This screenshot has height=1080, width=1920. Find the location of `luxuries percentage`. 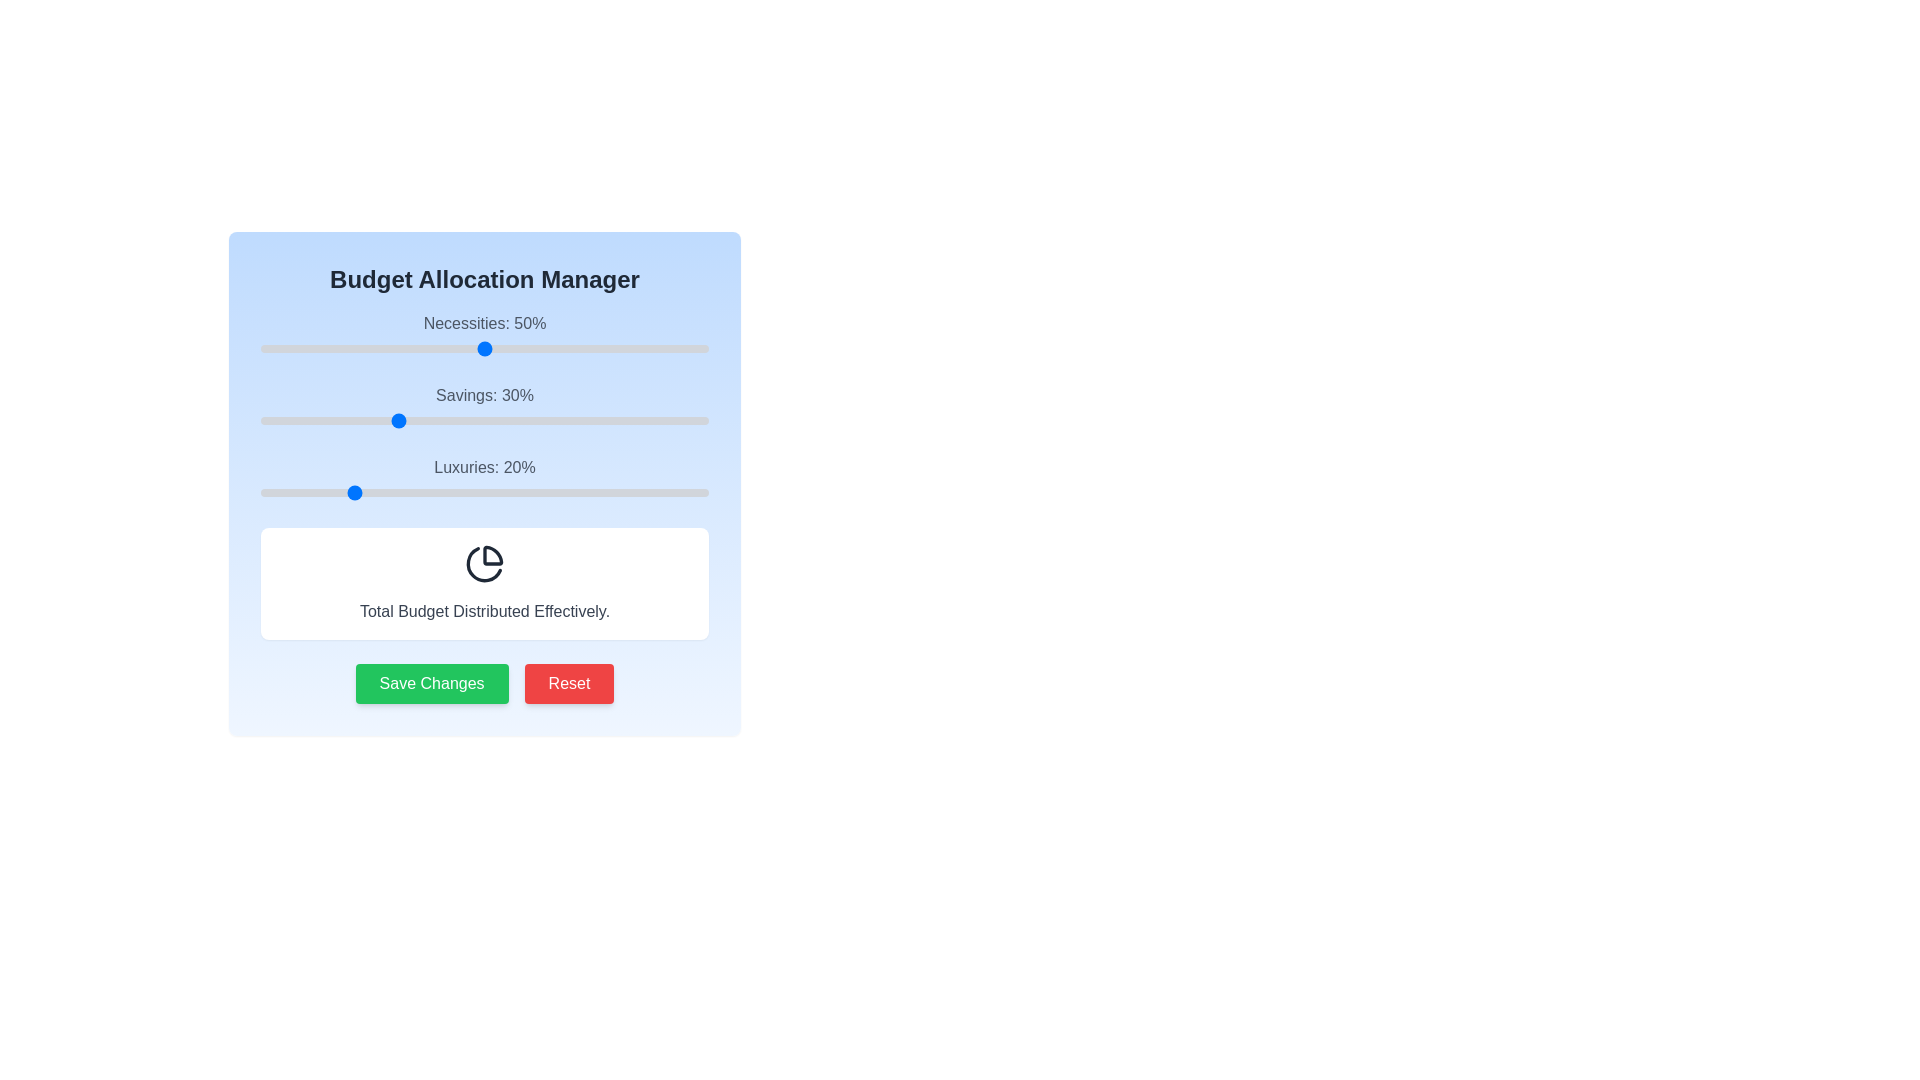

luxuries percentage is located at coordinates (323, 493).